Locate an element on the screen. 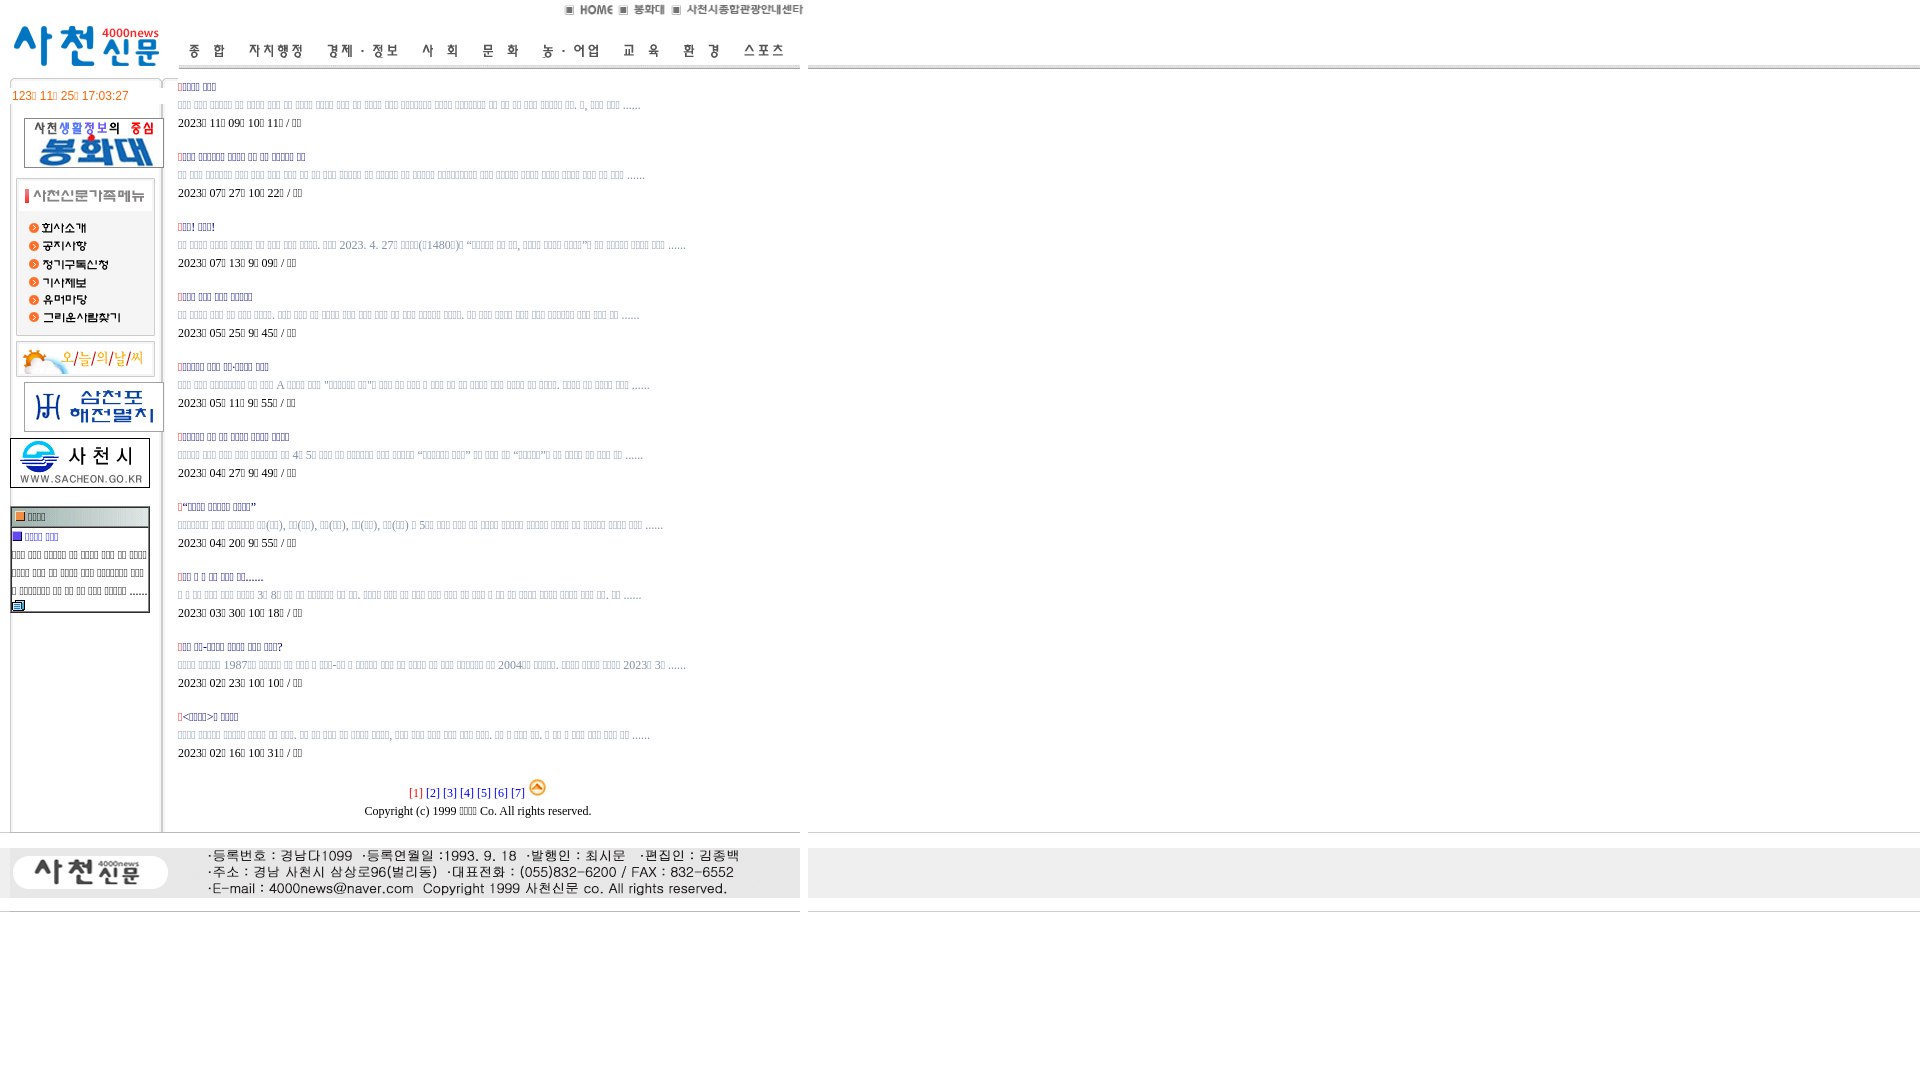 The image size is (1920, 1080). '[6]' is located at coordinates (500, 792).